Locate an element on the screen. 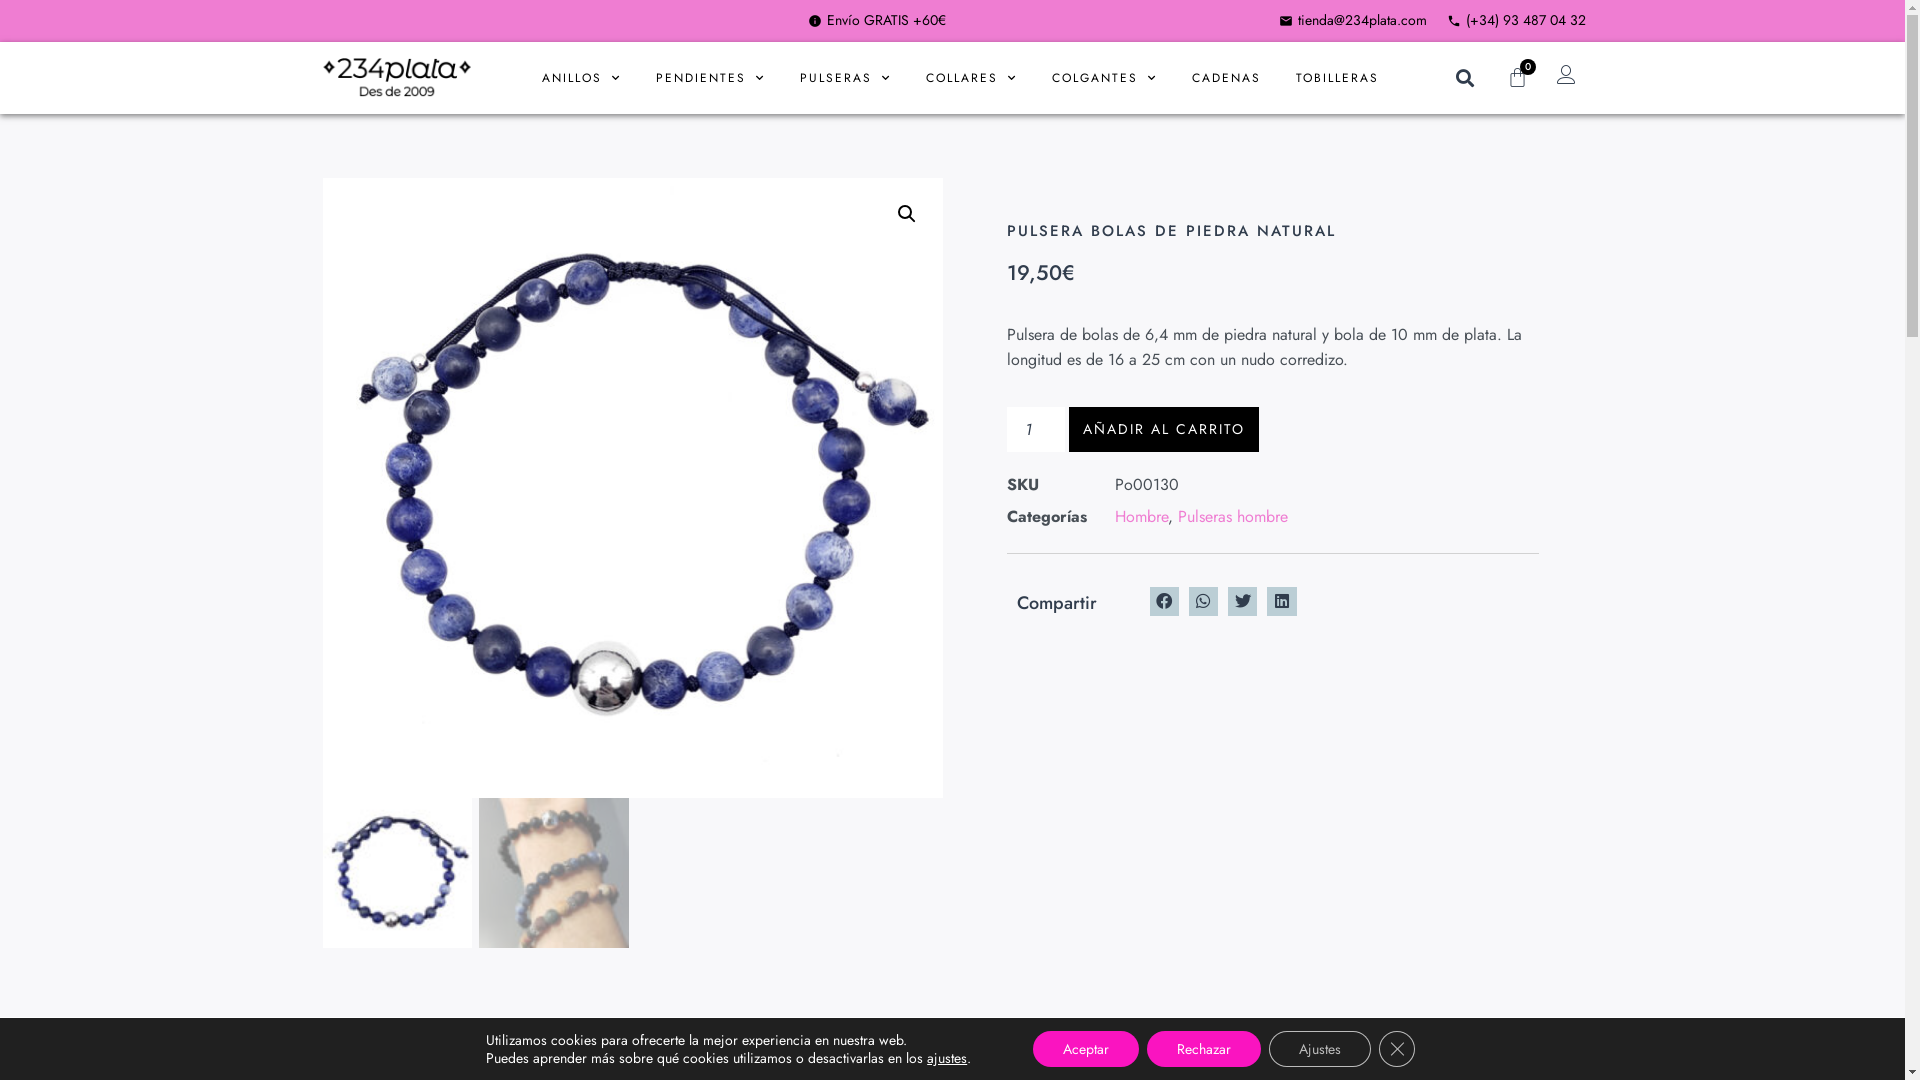 The height and width of the screenshot is (1080, 1920). 'tienda@234plata.com' is located at coordinates (1352, 20).